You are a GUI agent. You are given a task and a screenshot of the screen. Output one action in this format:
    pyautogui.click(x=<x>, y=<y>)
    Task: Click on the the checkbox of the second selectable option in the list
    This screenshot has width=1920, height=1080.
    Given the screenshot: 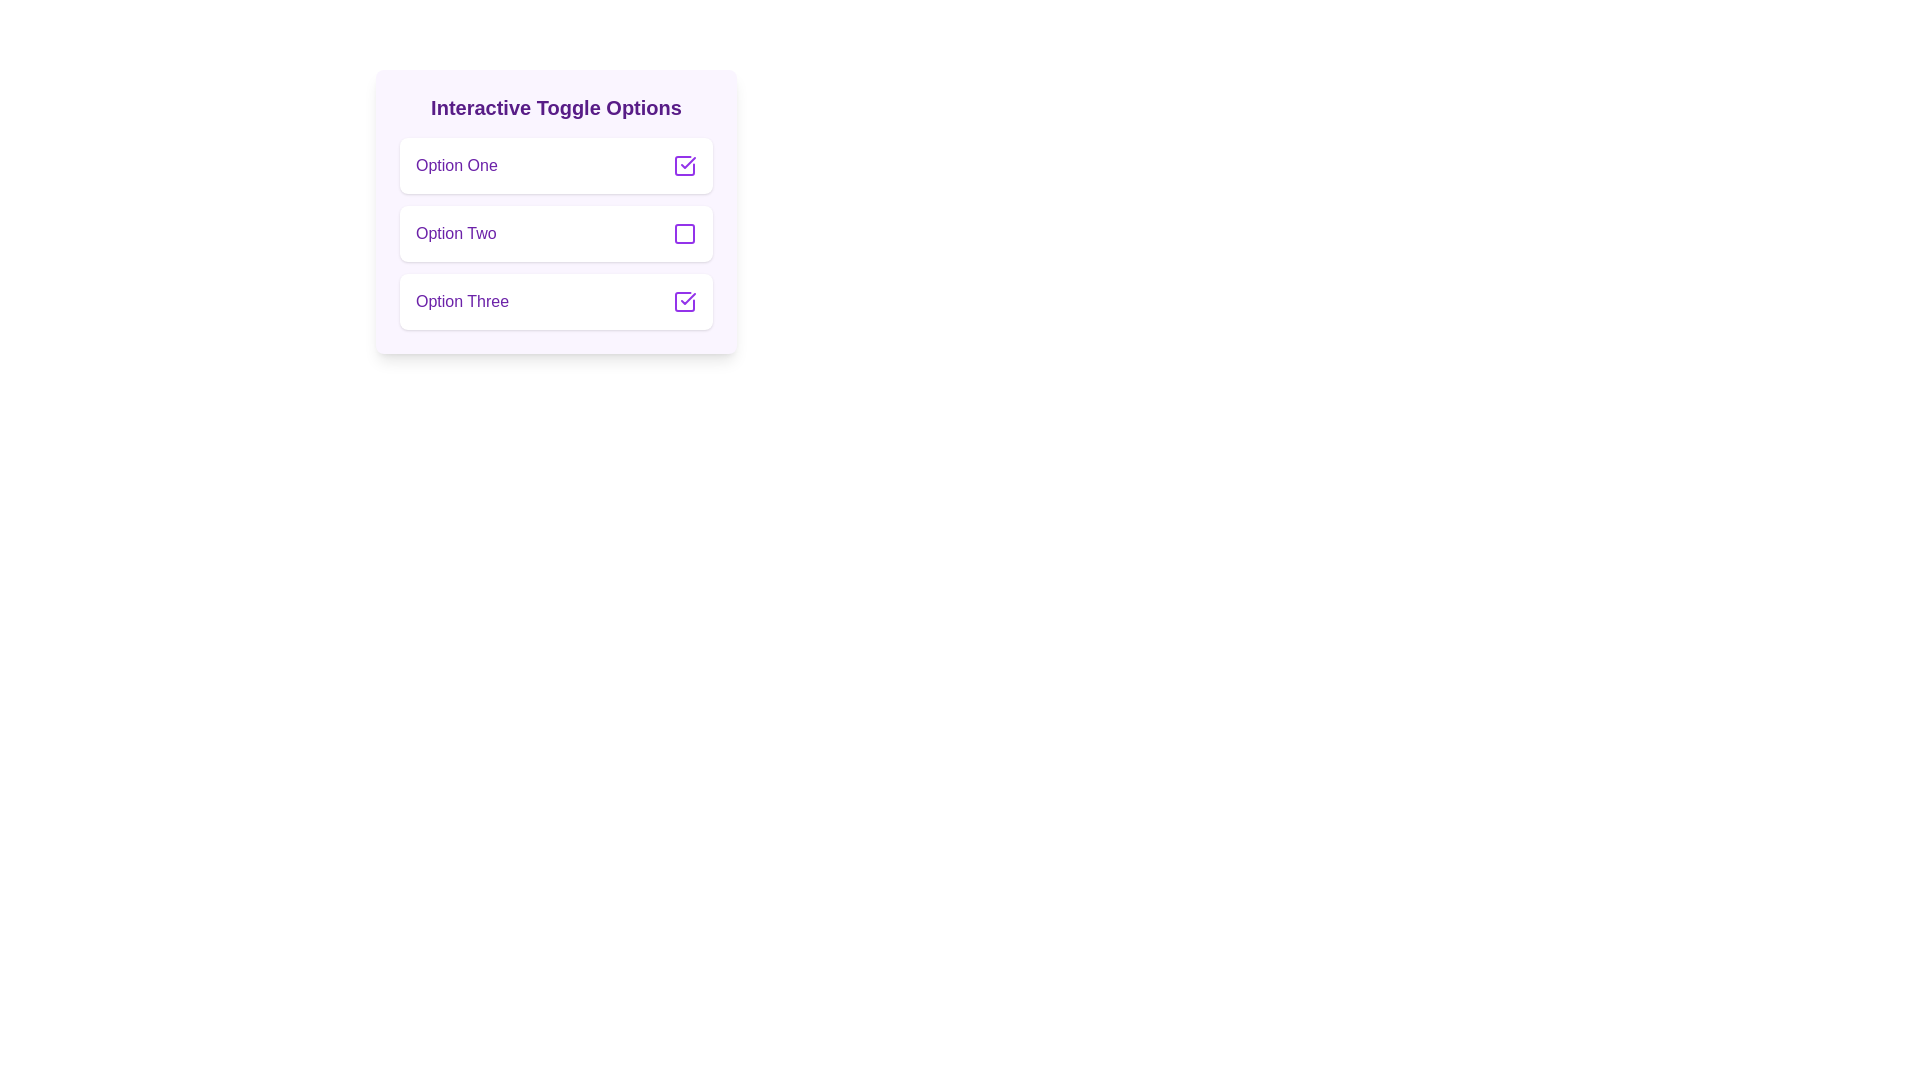 What is the action you would take?
    pyautogui.click(x=556, y=233)
    